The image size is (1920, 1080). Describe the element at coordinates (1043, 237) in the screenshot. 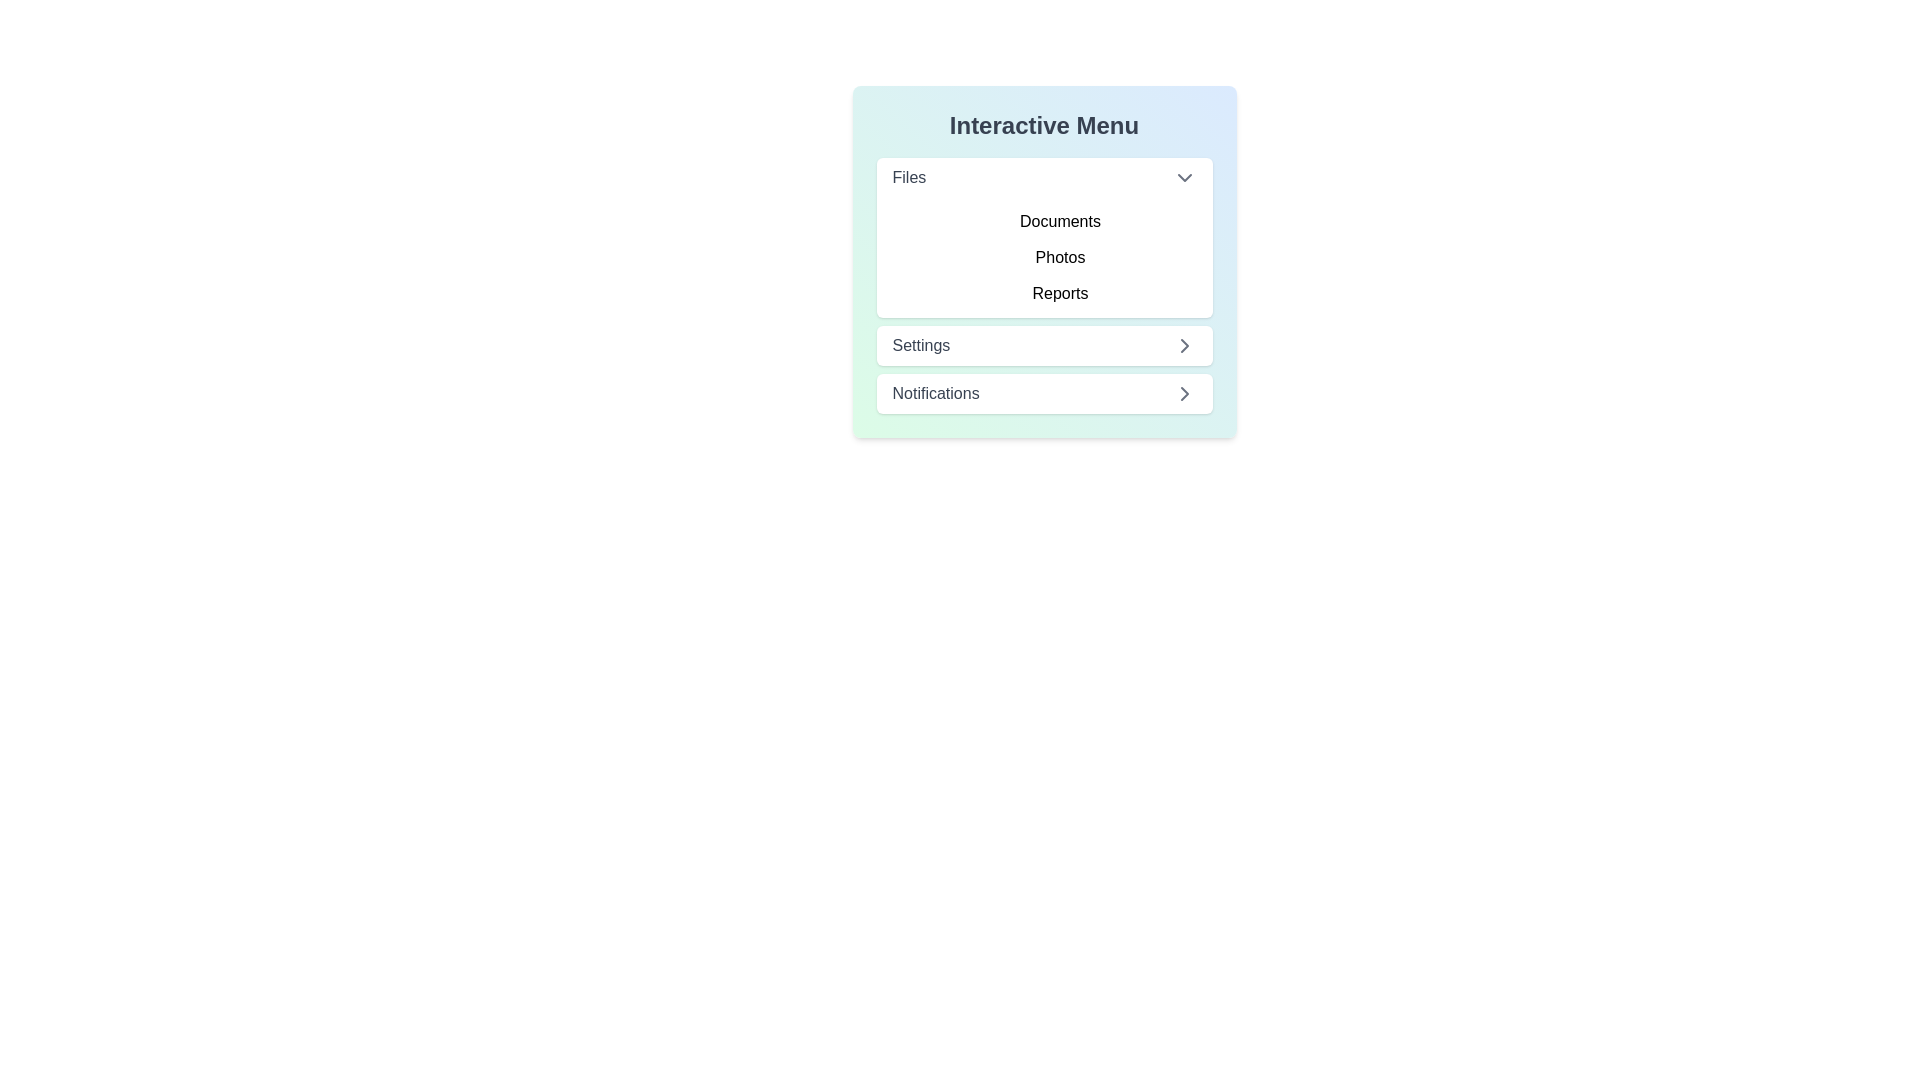

I see `an option from the dropdown menu under 'Files' in the 'Interactive Menu' by clicking on it` at that location.